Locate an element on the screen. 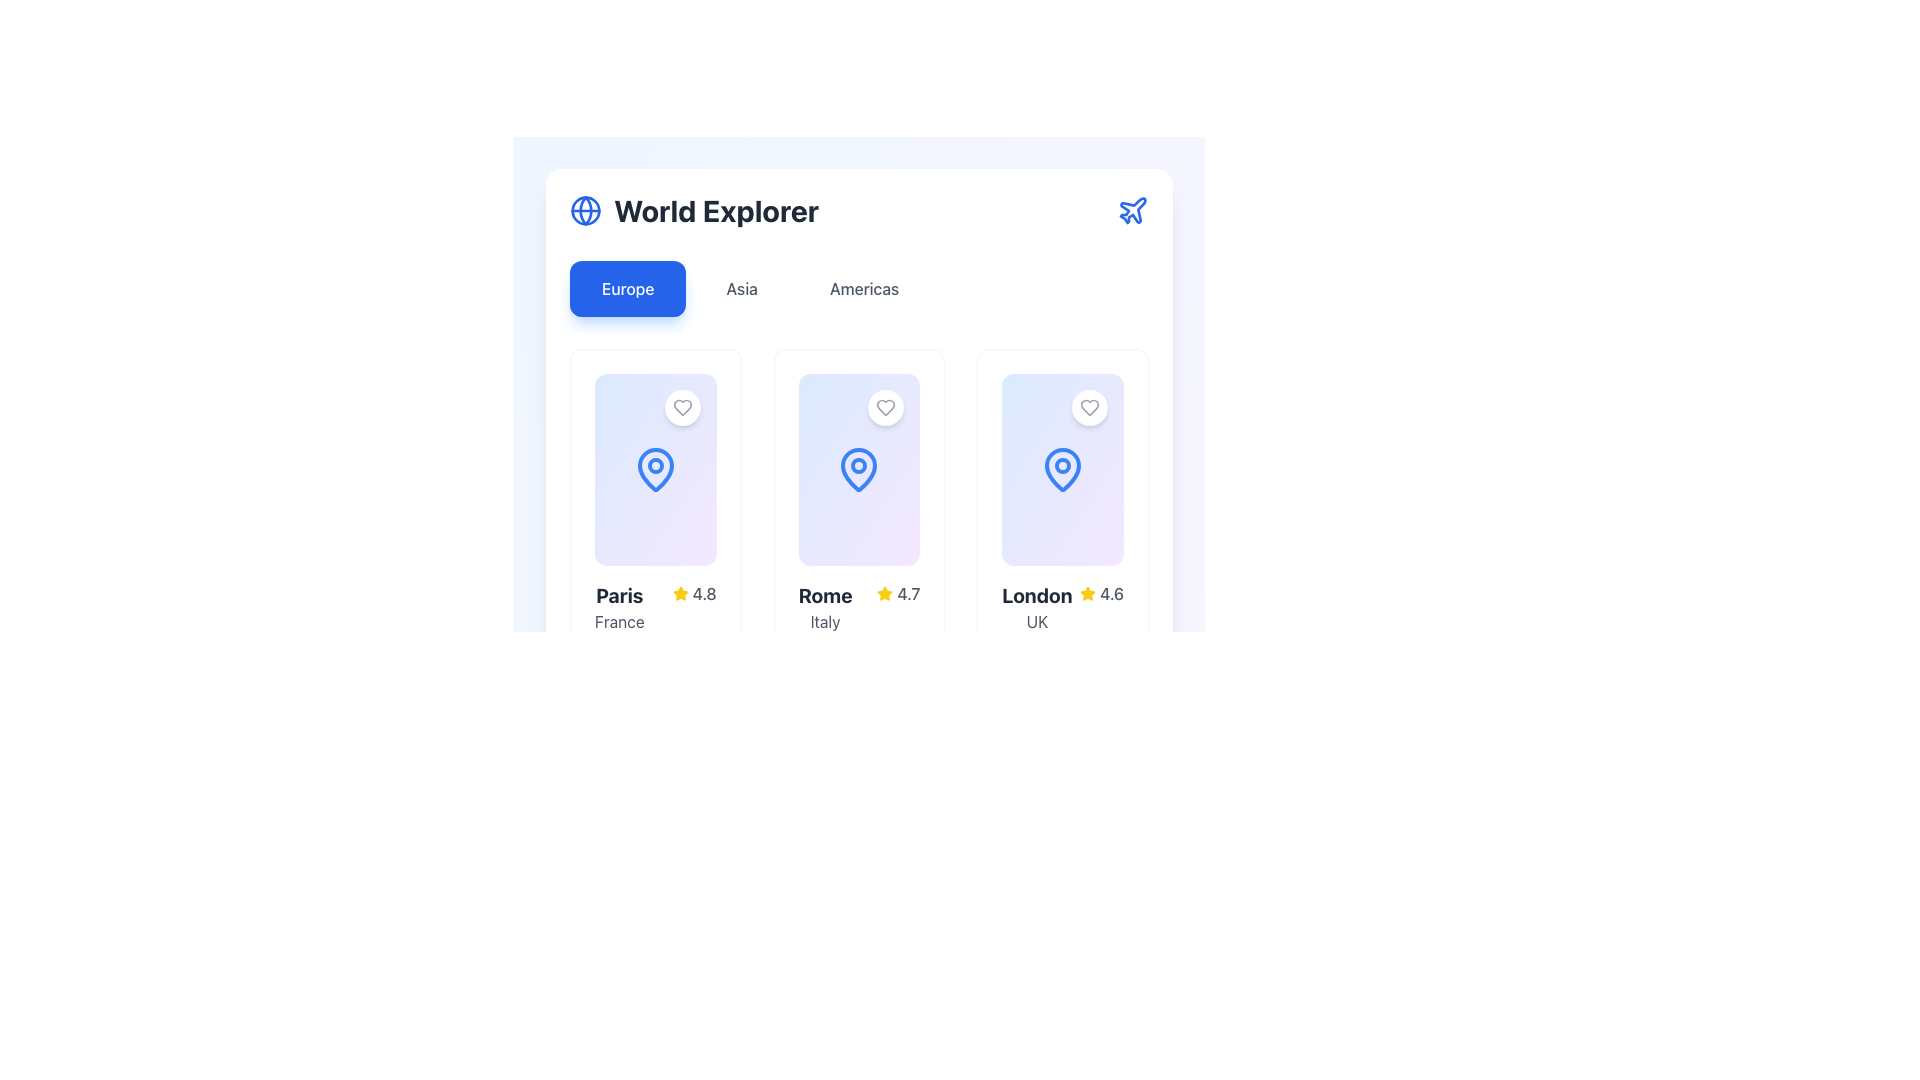  the lower elliptical section of the blue map pin icon located in the 'London UK' card, which is the third card from the left in the horizontal row of location cards is located at coordinates (1062, 470).